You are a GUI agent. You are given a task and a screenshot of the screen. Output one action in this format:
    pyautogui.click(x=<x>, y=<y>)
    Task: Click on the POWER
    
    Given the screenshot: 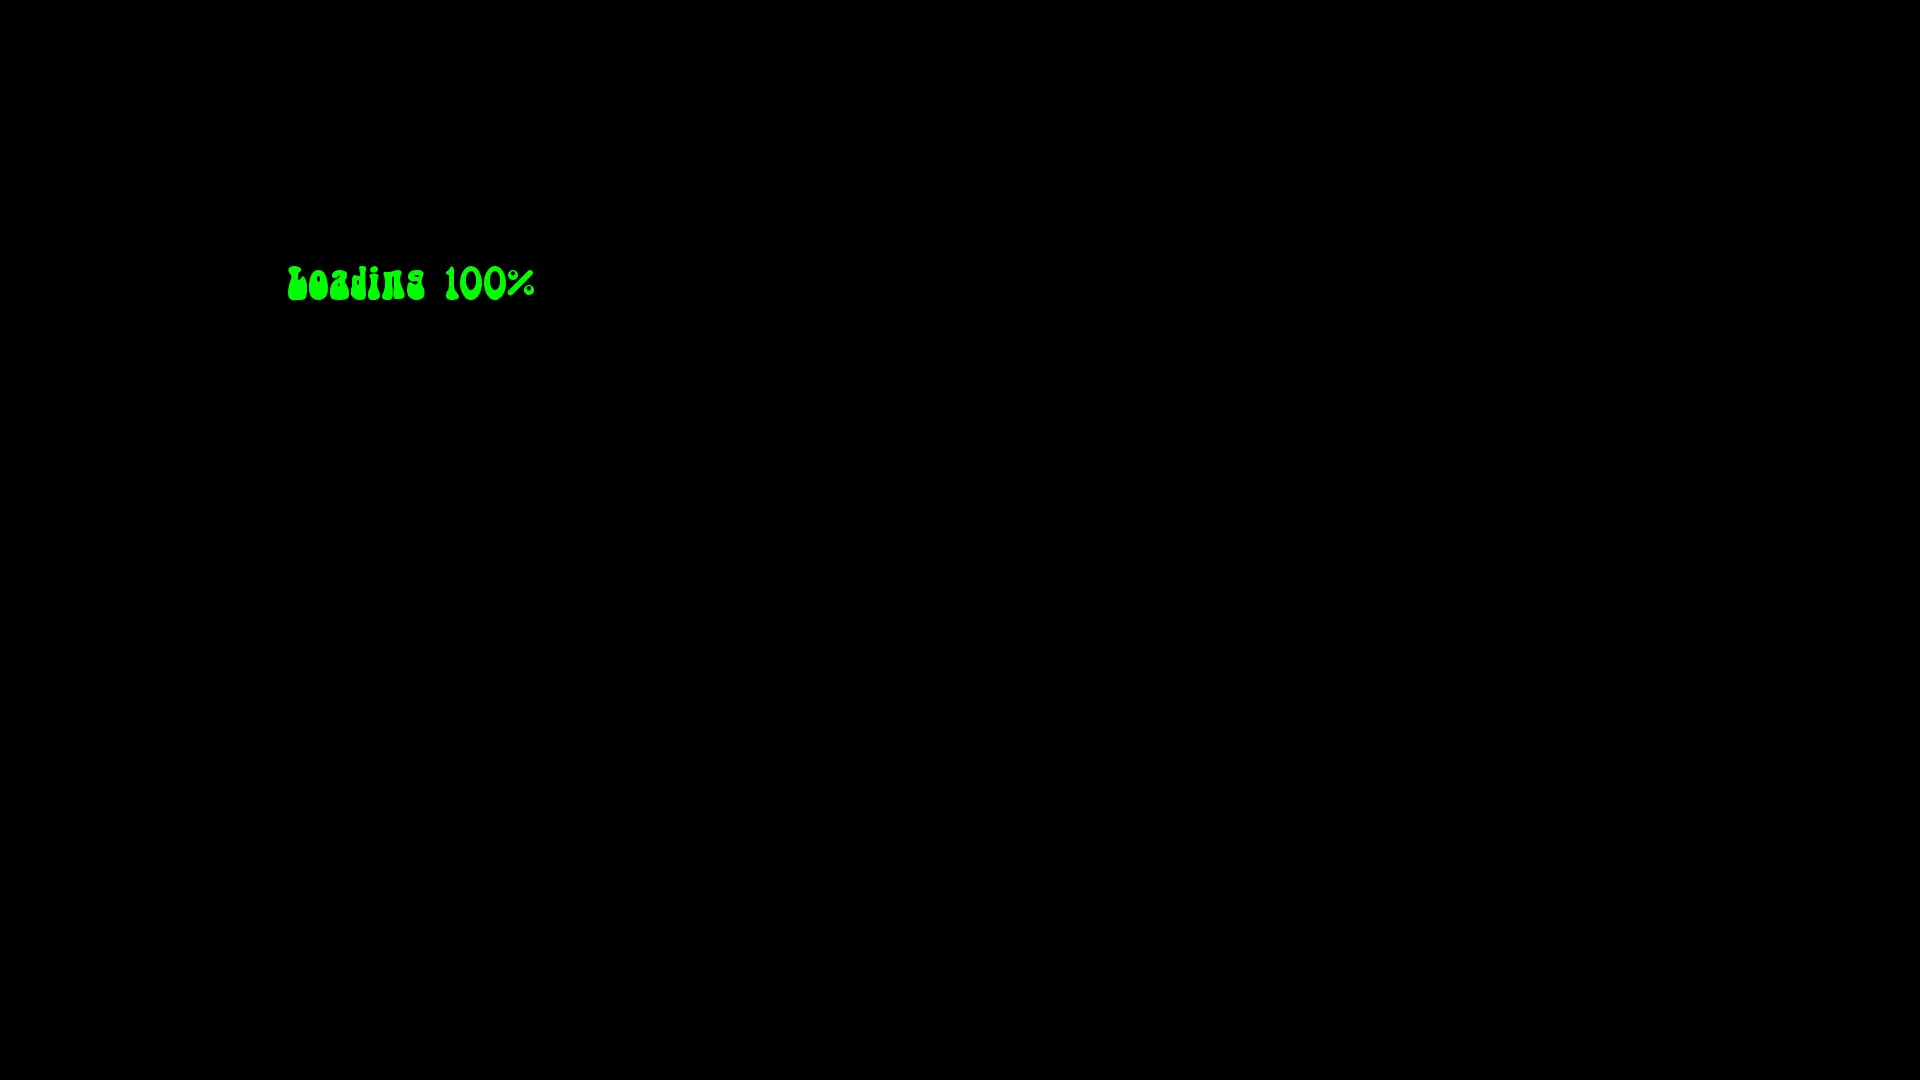 What is the action you would take?
    pyautogui.click(x=661, y=312)
    